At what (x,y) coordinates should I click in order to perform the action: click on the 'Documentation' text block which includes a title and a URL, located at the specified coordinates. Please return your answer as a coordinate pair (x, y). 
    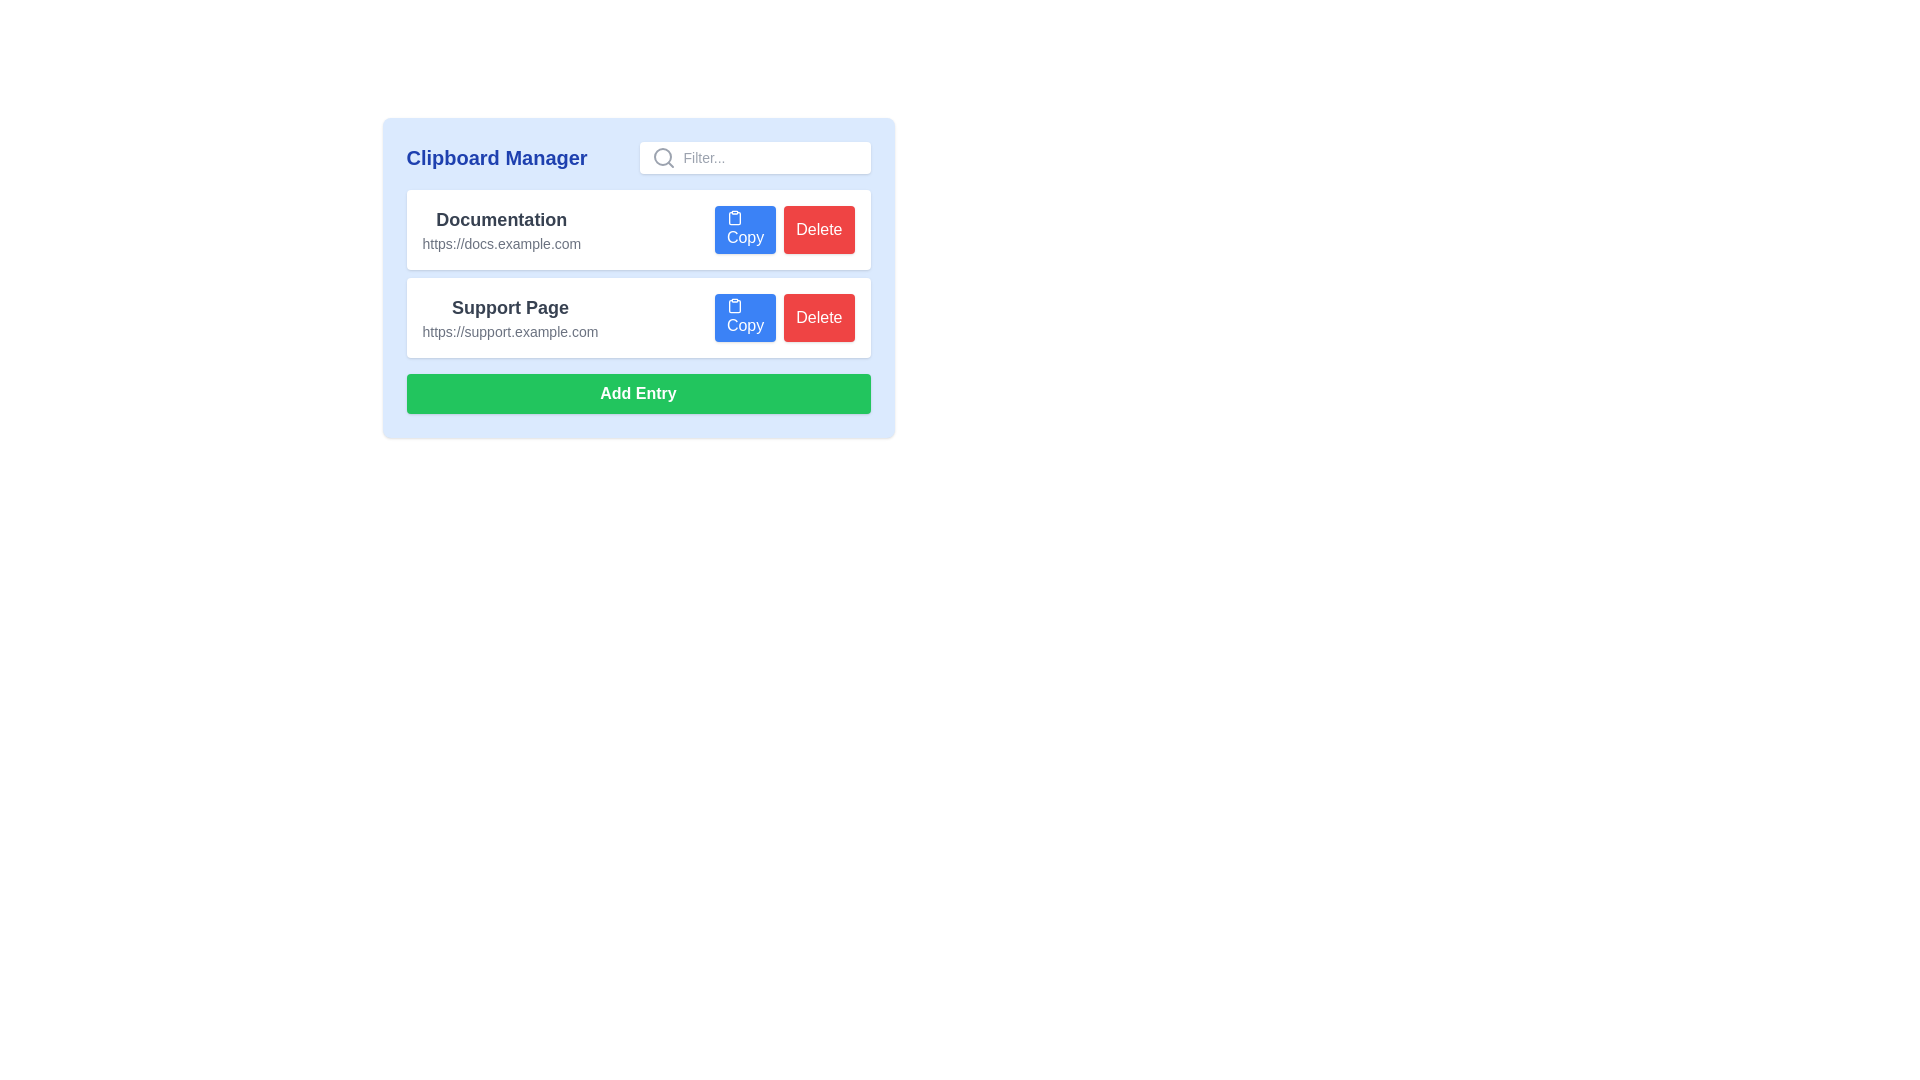
    Looking at the image, I should click on (501, 229).